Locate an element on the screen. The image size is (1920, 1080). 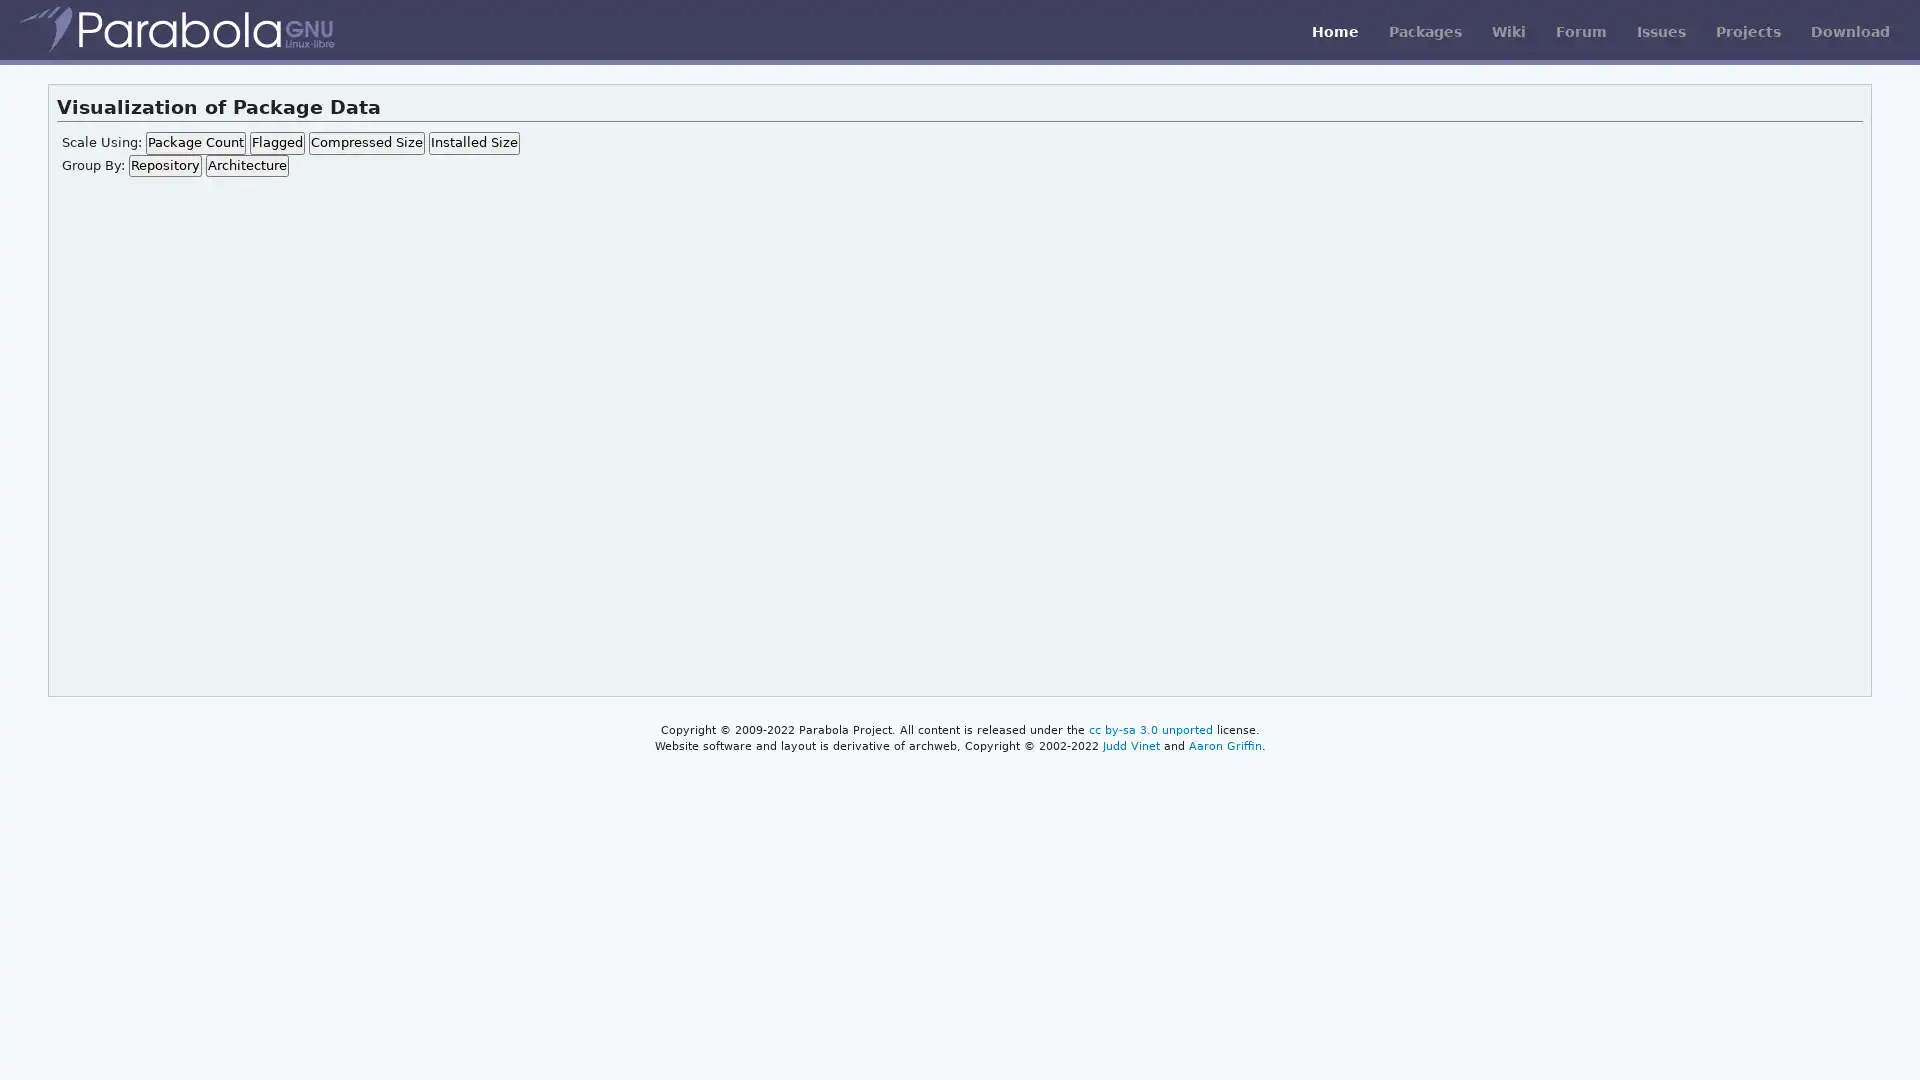
Package Count is located at coordinates (195, 141).